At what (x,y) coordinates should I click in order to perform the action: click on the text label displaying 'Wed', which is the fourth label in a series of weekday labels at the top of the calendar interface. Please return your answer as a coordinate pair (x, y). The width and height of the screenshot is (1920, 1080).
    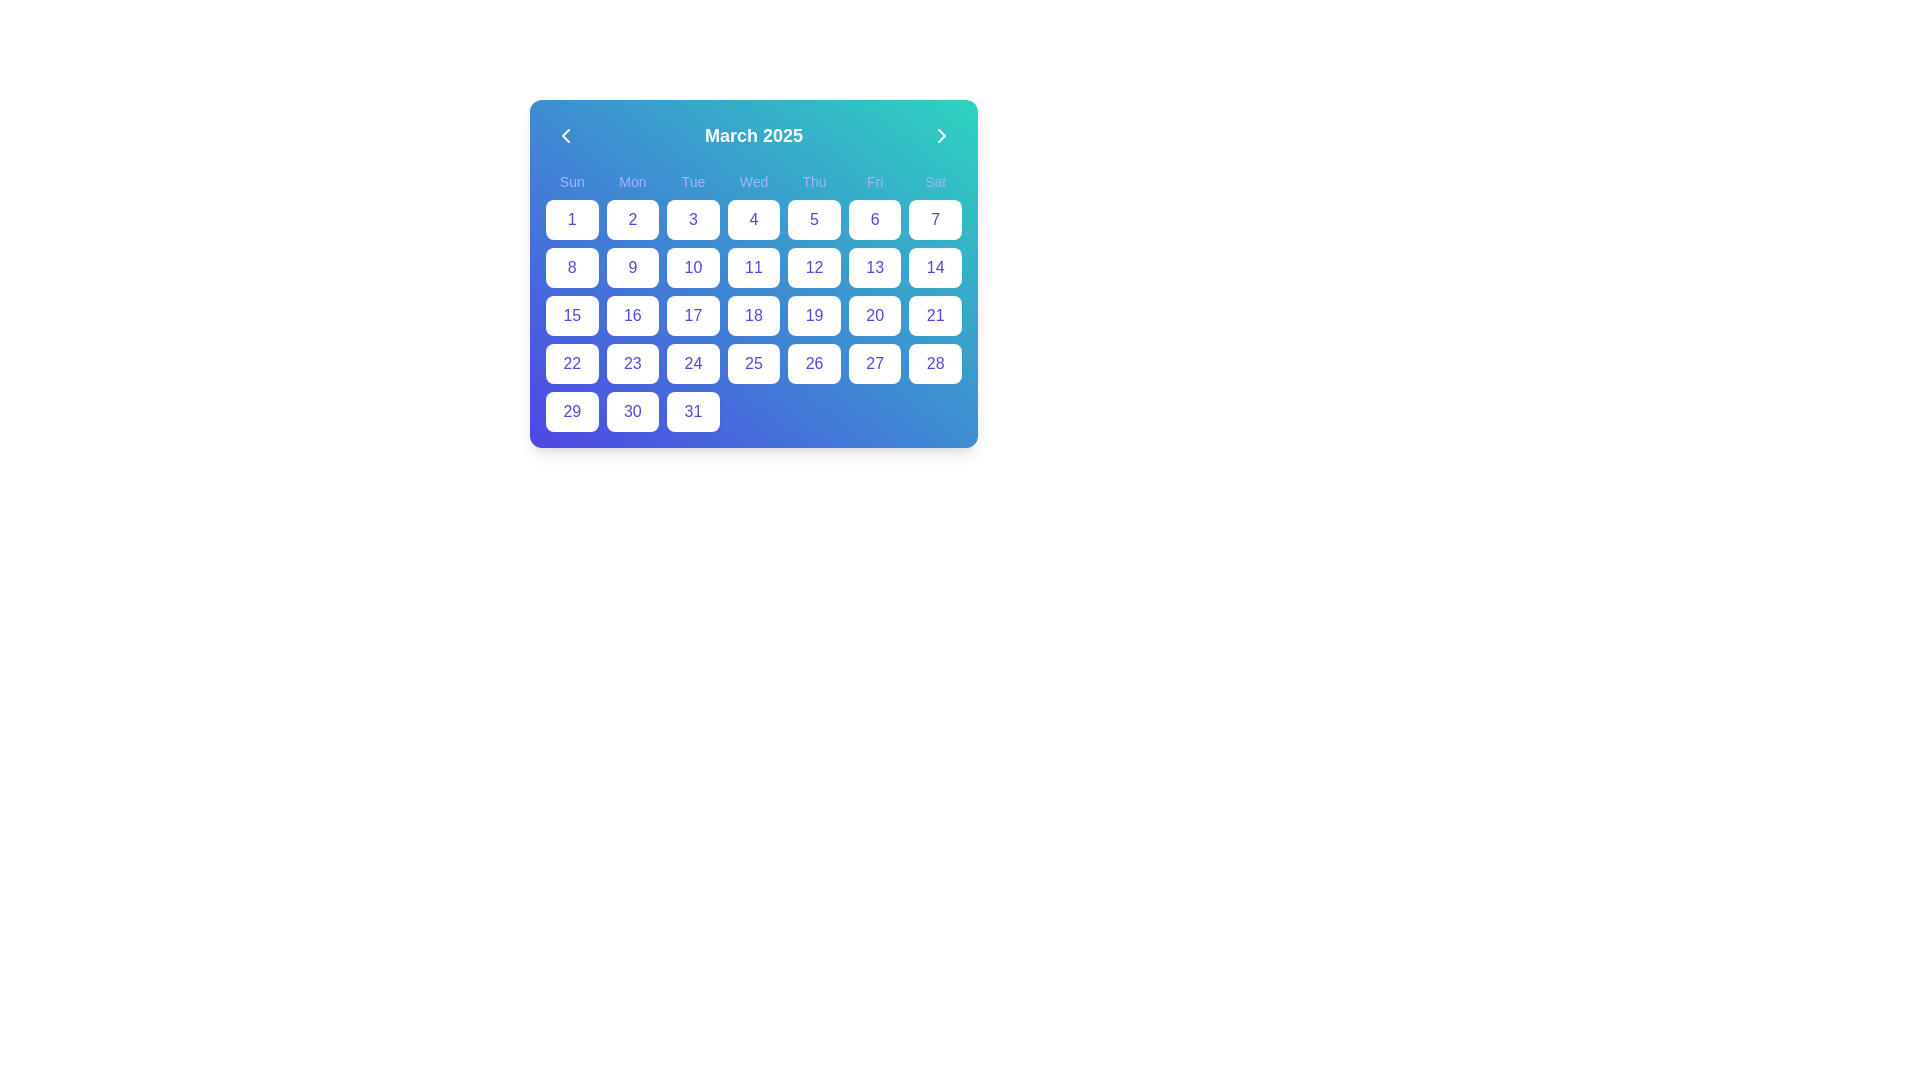
    Looking at the image, I should click on (752, 181).